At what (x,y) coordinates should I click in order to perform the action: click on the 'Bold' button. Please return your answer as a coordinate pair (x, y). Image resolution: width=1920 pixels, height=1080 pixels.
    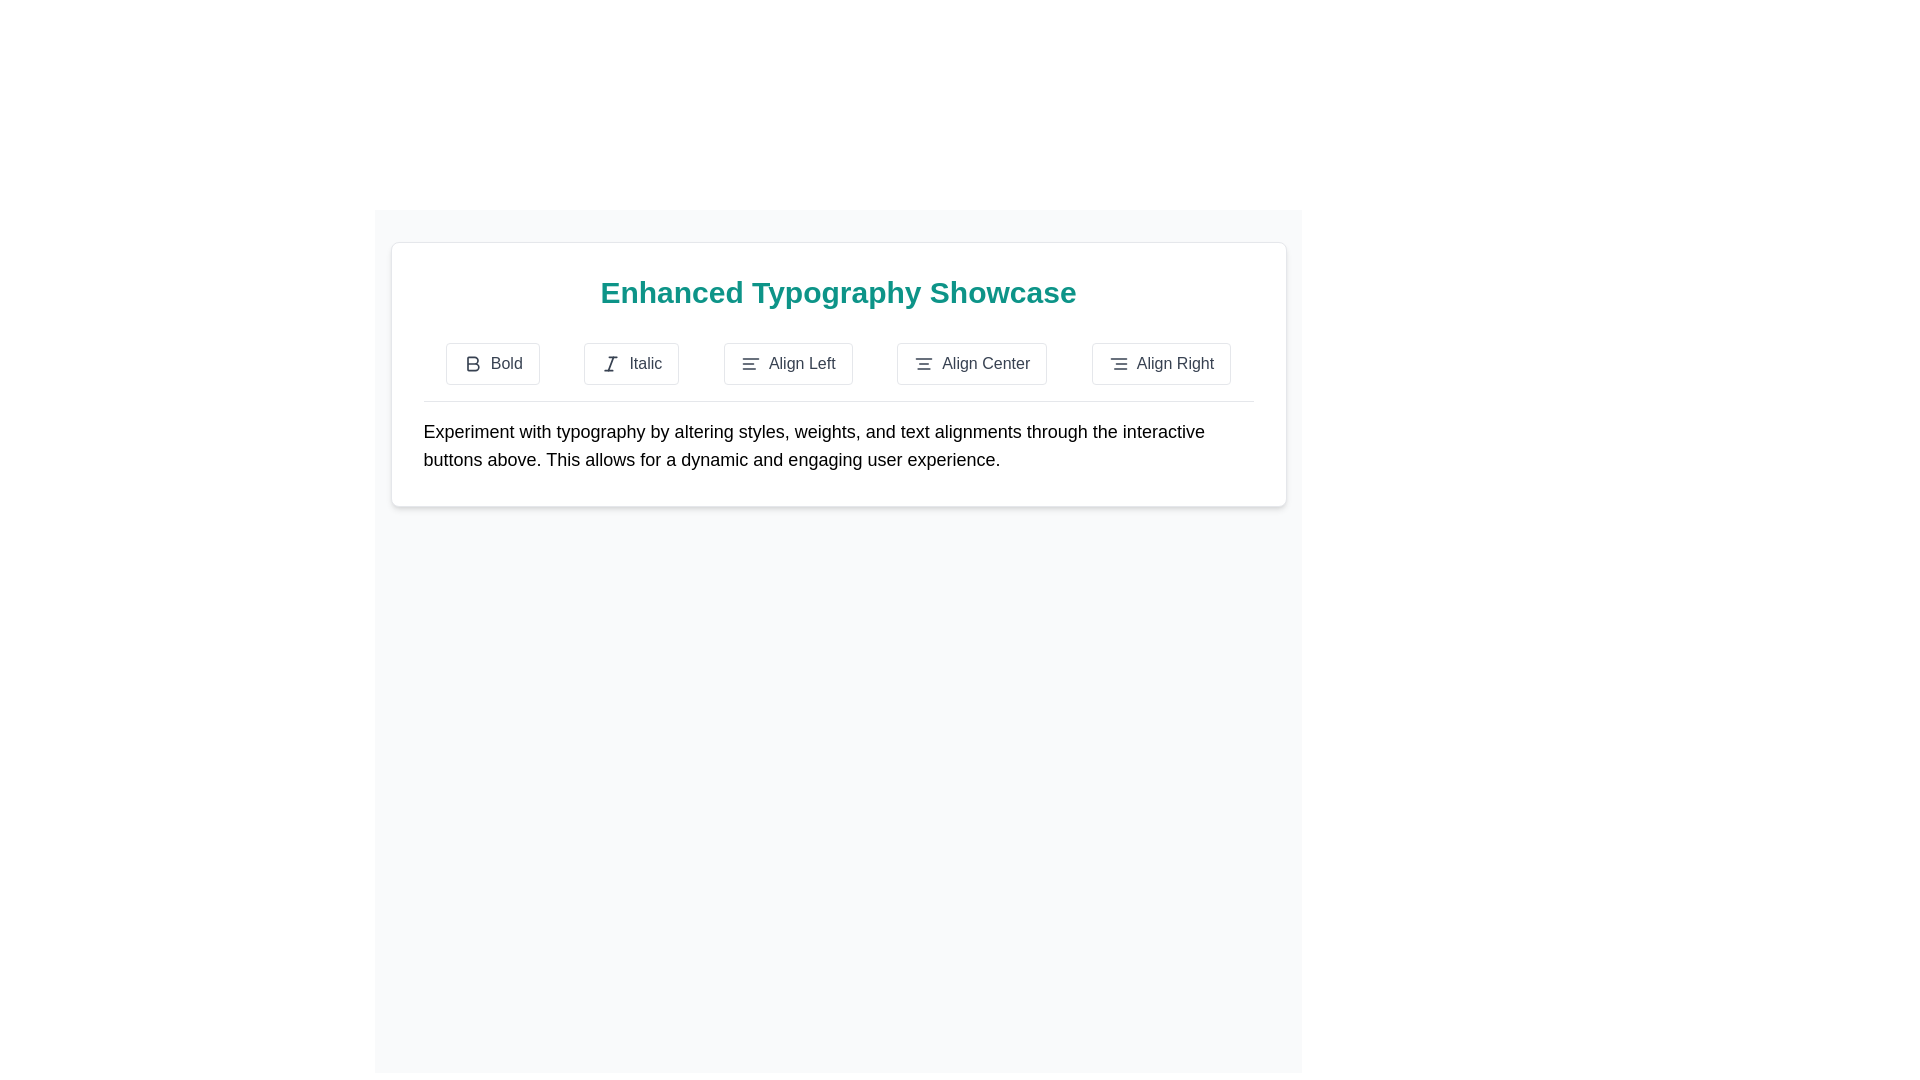
    Looking at the image, I should click on (492, 363).